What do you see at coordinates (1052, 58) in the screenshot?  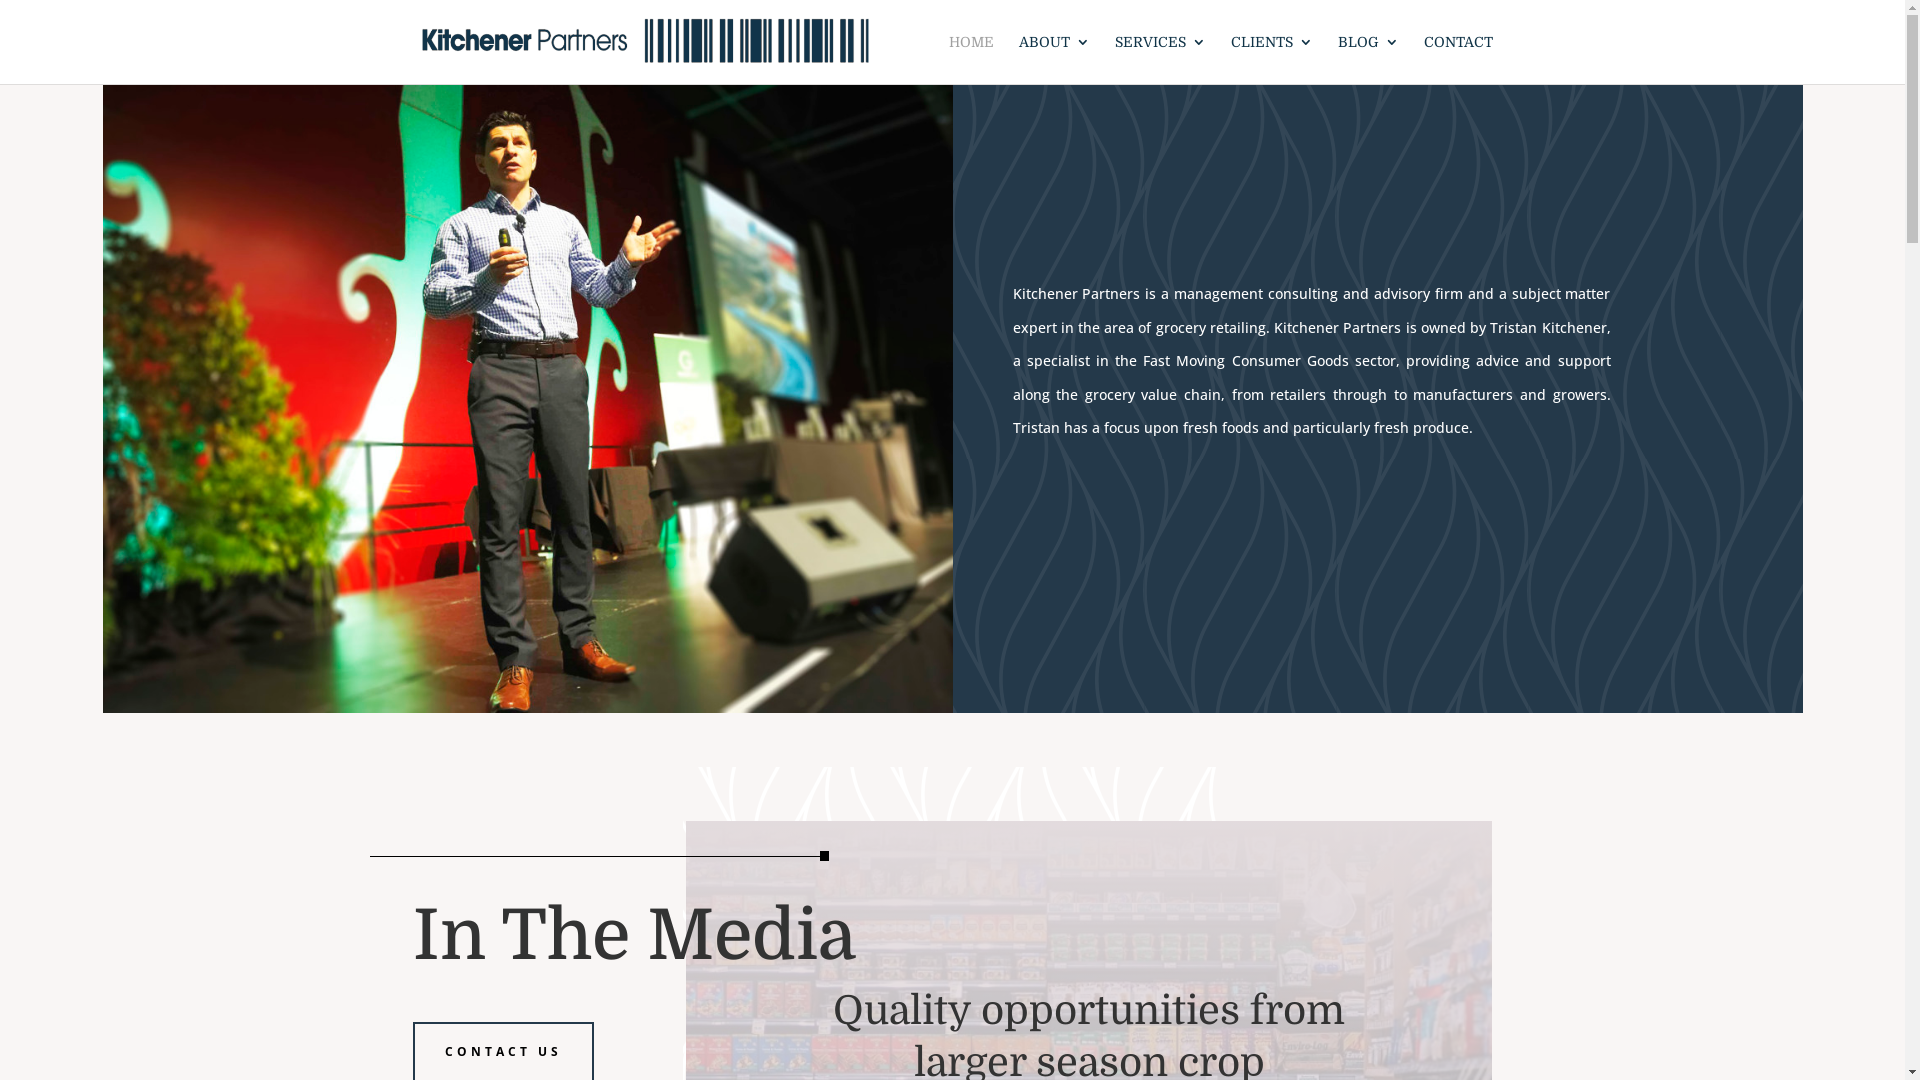 I see `'ABOUT'` at bounding box center [1052, 58].